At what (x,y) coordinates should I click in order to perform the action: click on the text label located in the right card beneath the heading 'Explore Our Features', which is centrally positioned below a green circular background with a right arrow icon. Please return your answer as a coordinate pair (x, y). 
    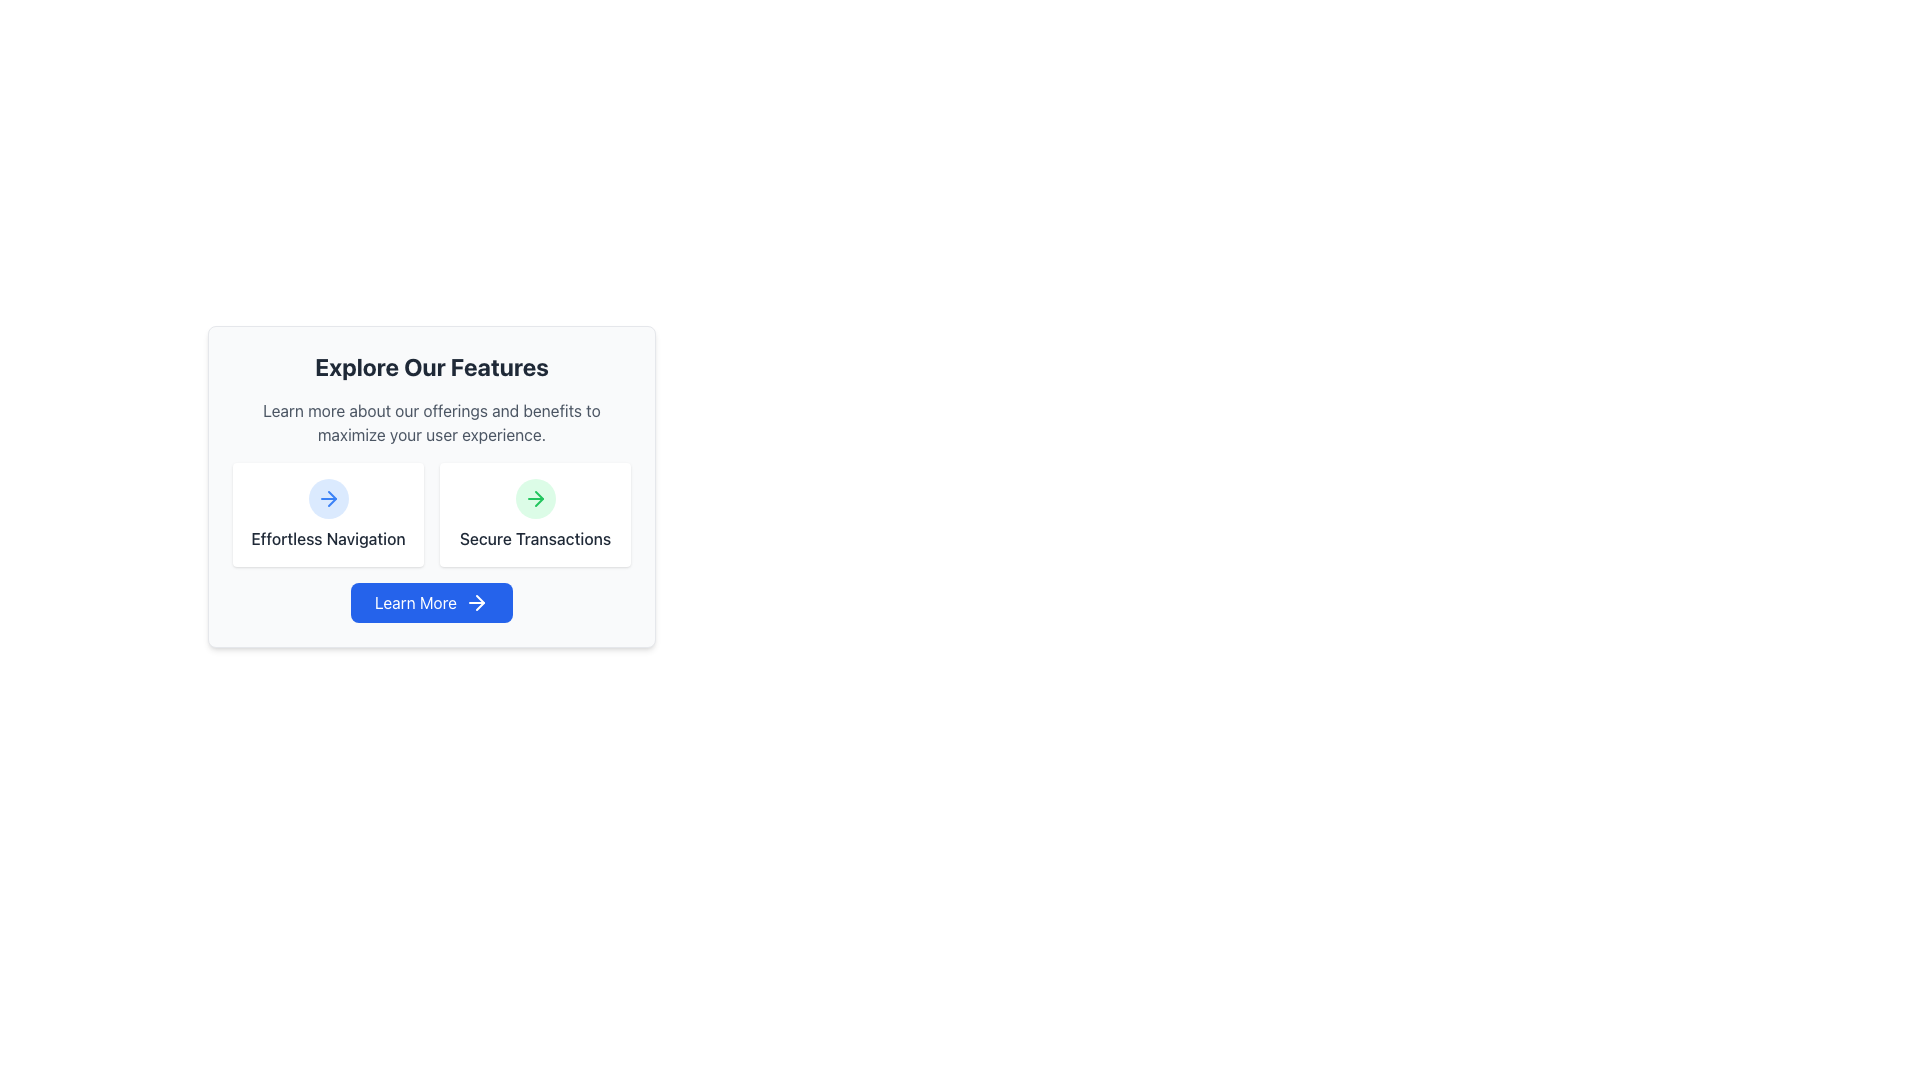
    Looking at the image, I should click on (535, 538).